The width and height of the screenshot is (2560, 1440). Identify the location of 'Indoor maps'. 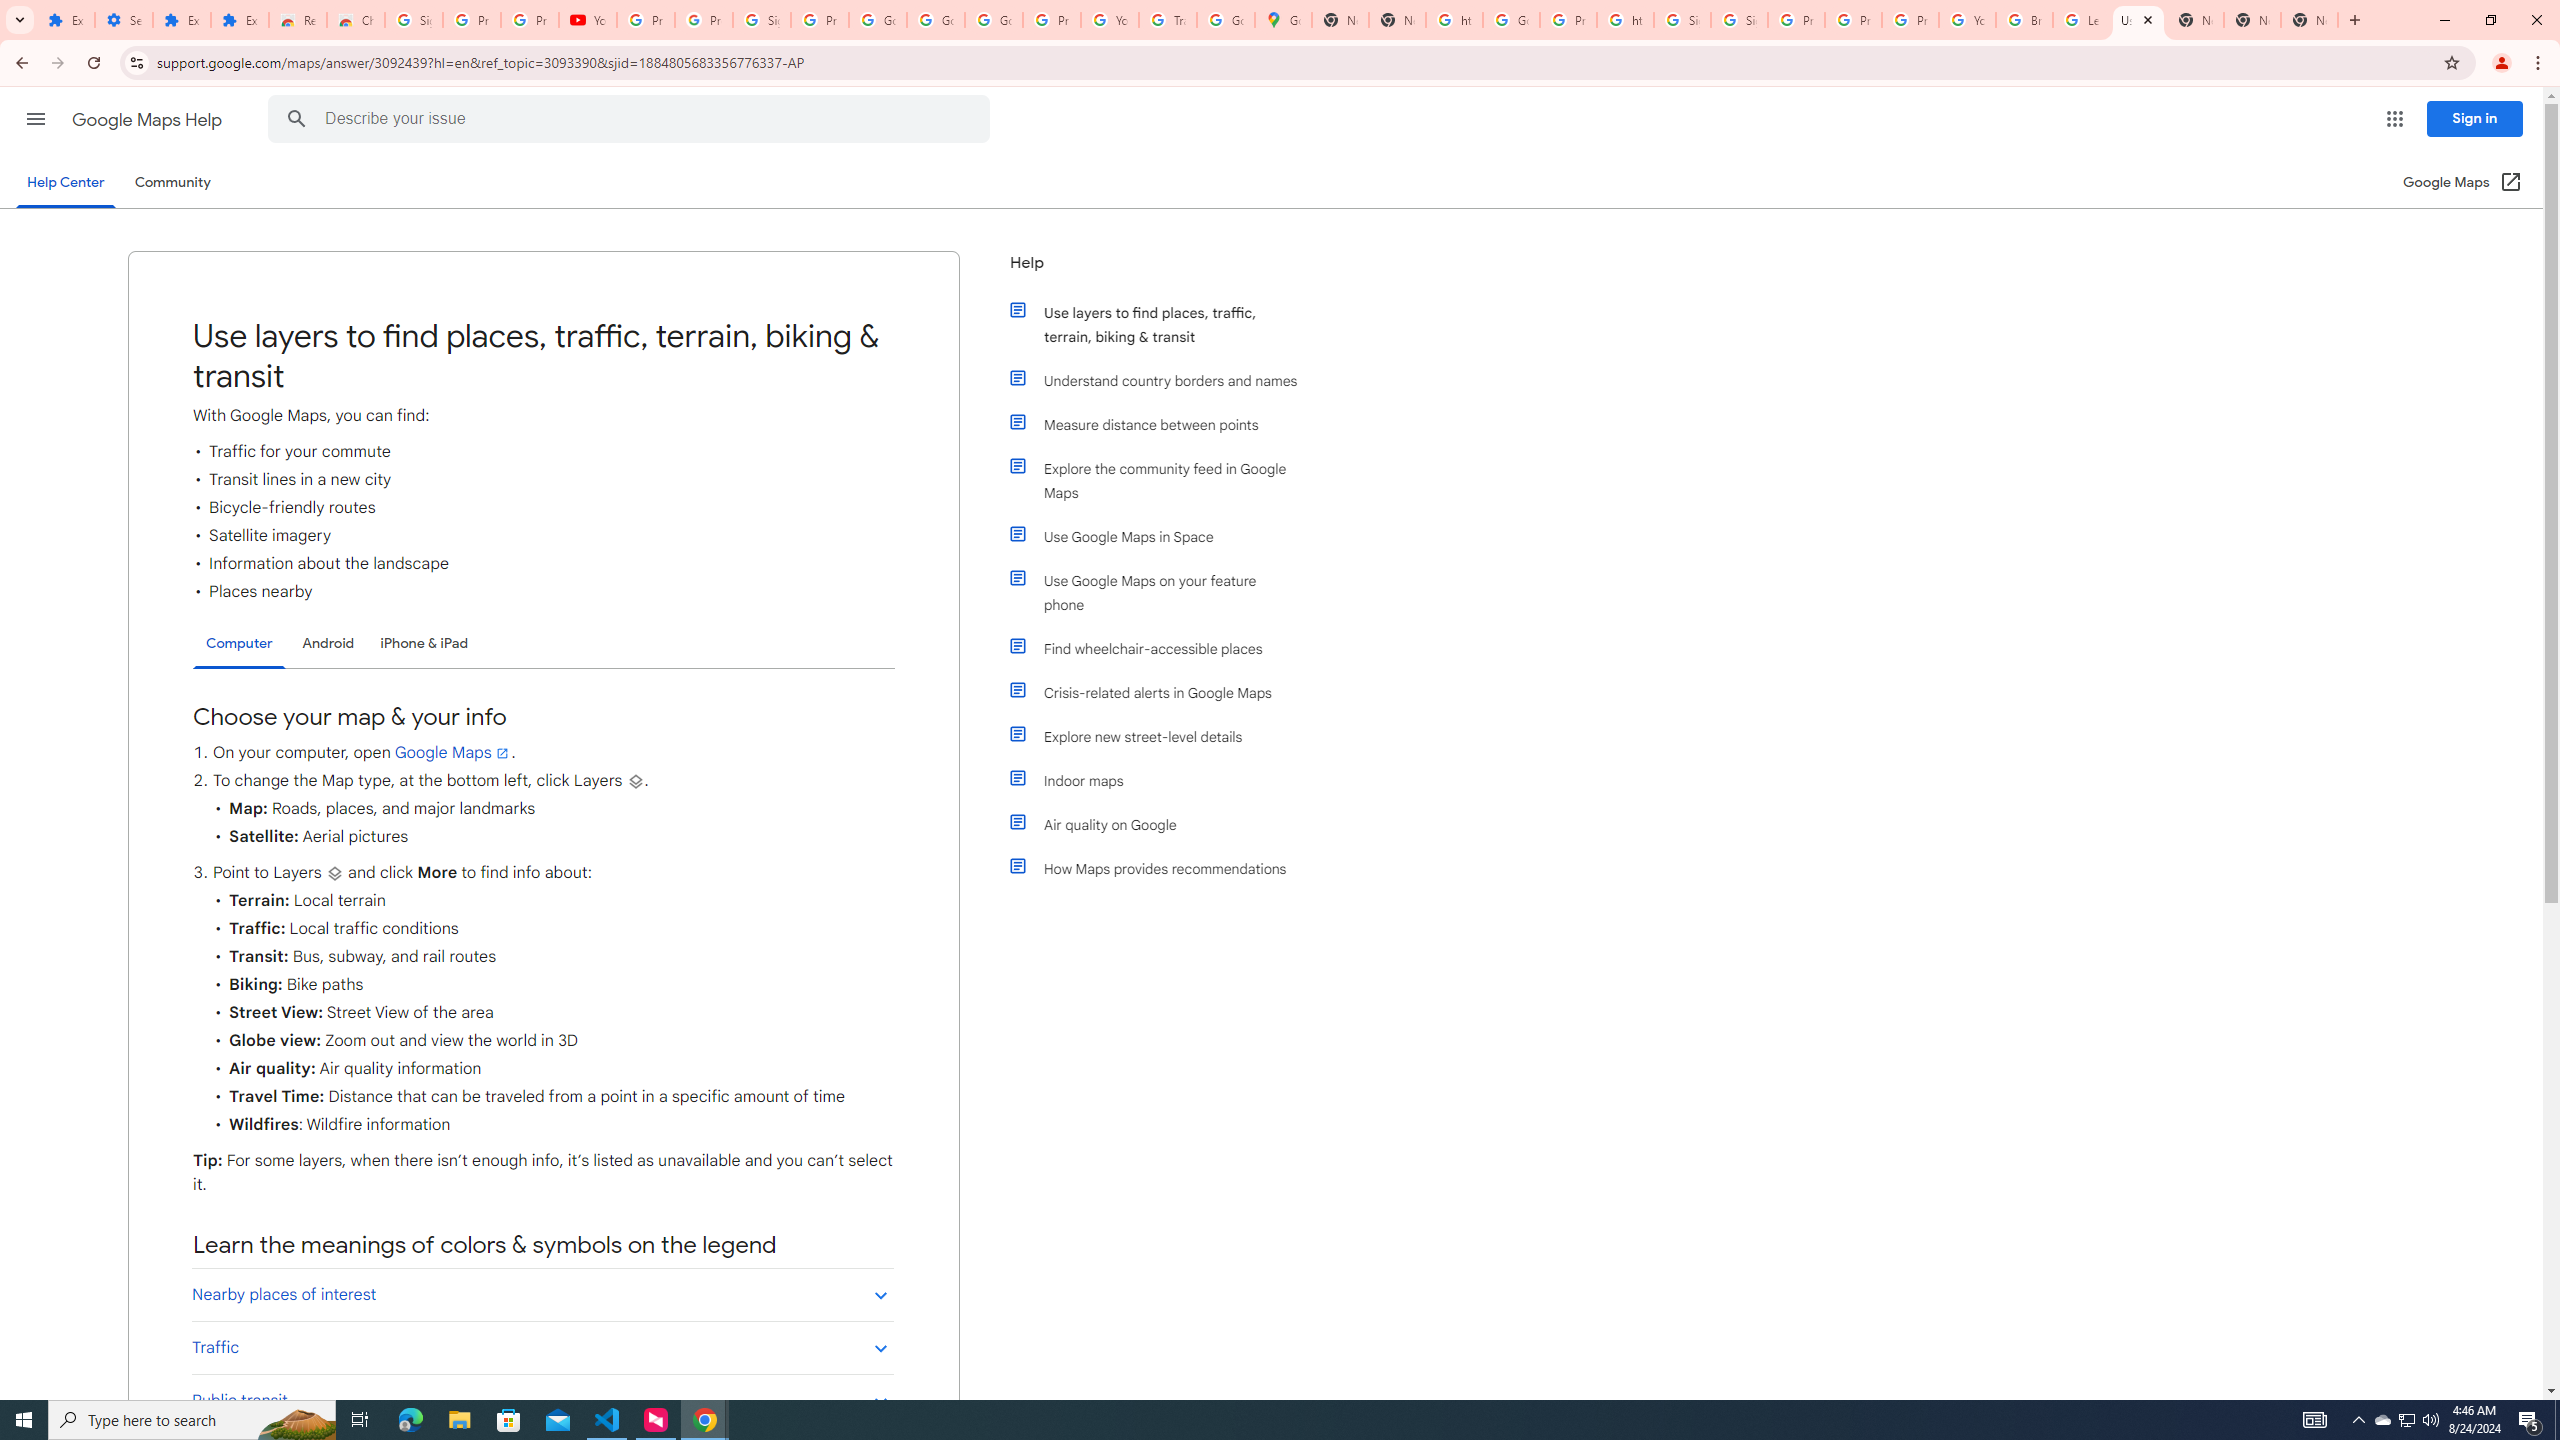
(1162, 781).